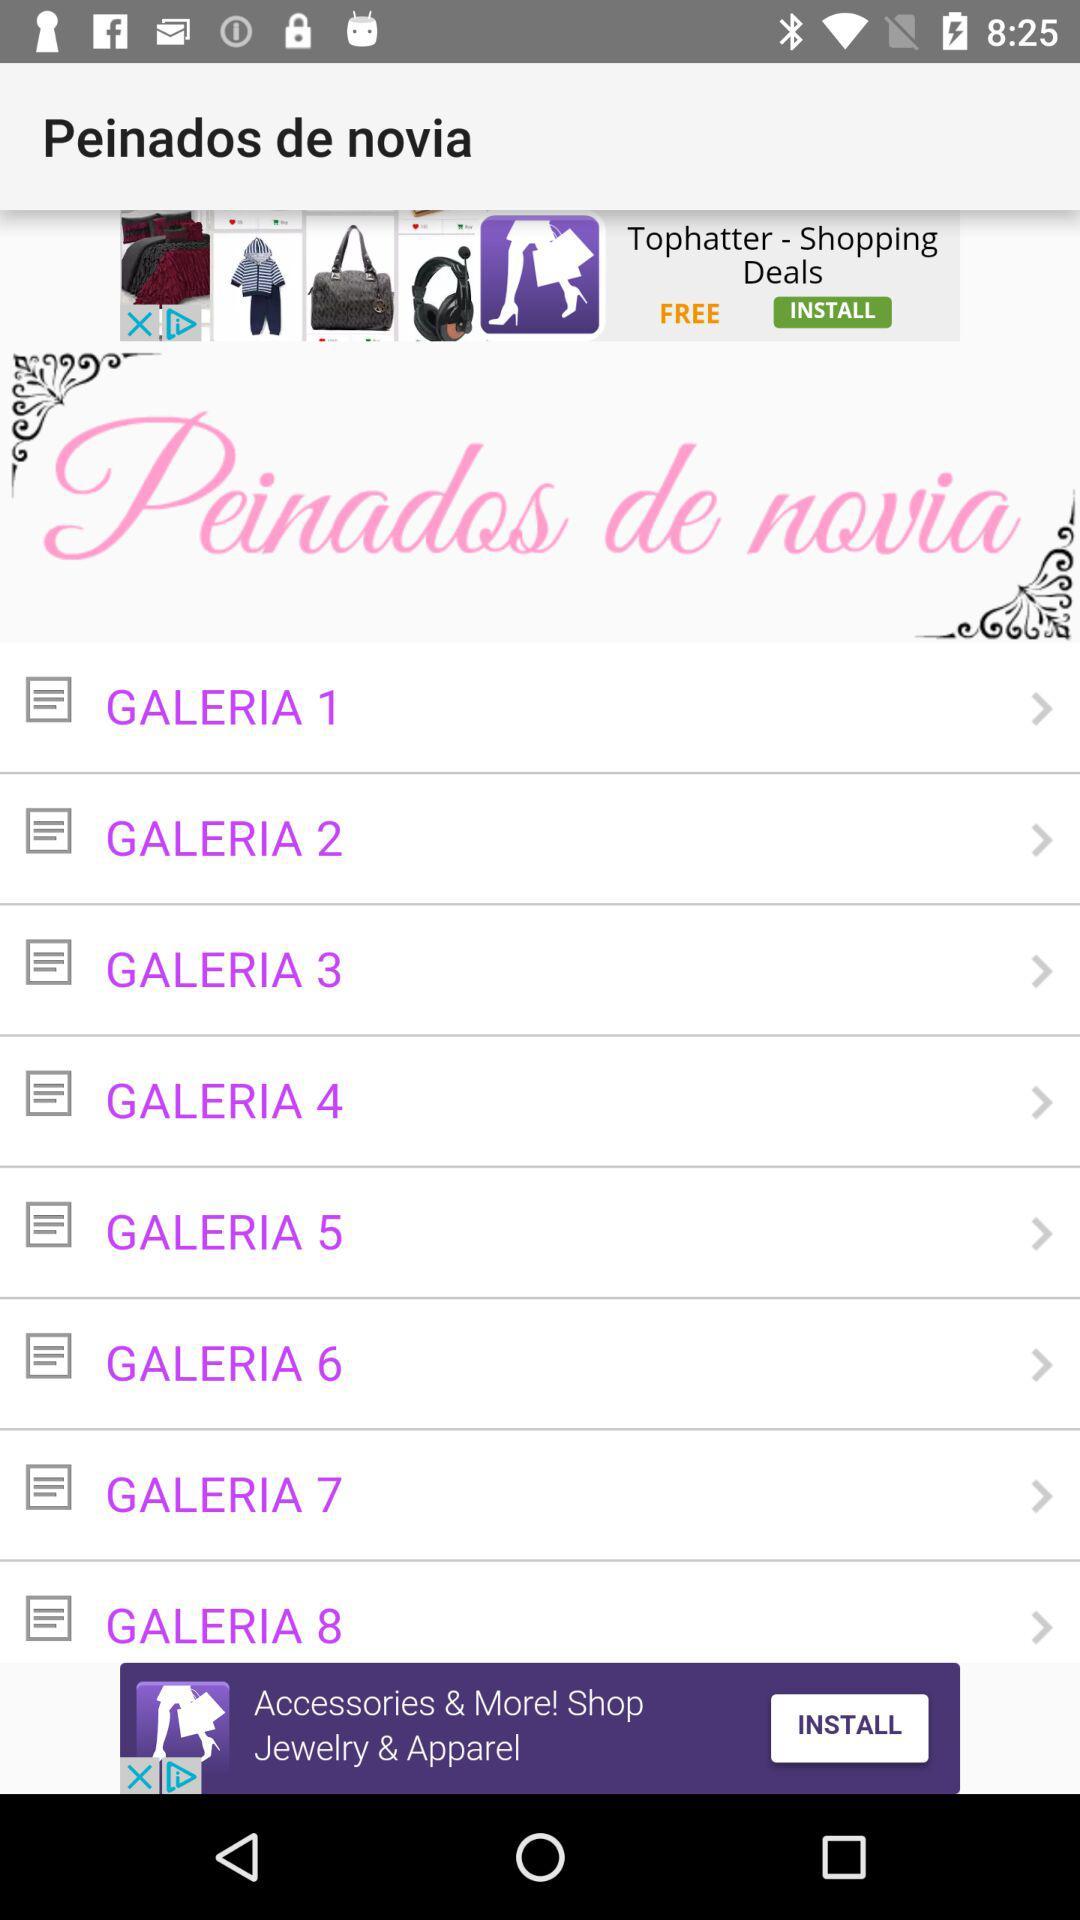 The image size is (1080, 1920). Describe the element at coordinates (540, 1727) in the screenshot. I see `advertisement` at that location.